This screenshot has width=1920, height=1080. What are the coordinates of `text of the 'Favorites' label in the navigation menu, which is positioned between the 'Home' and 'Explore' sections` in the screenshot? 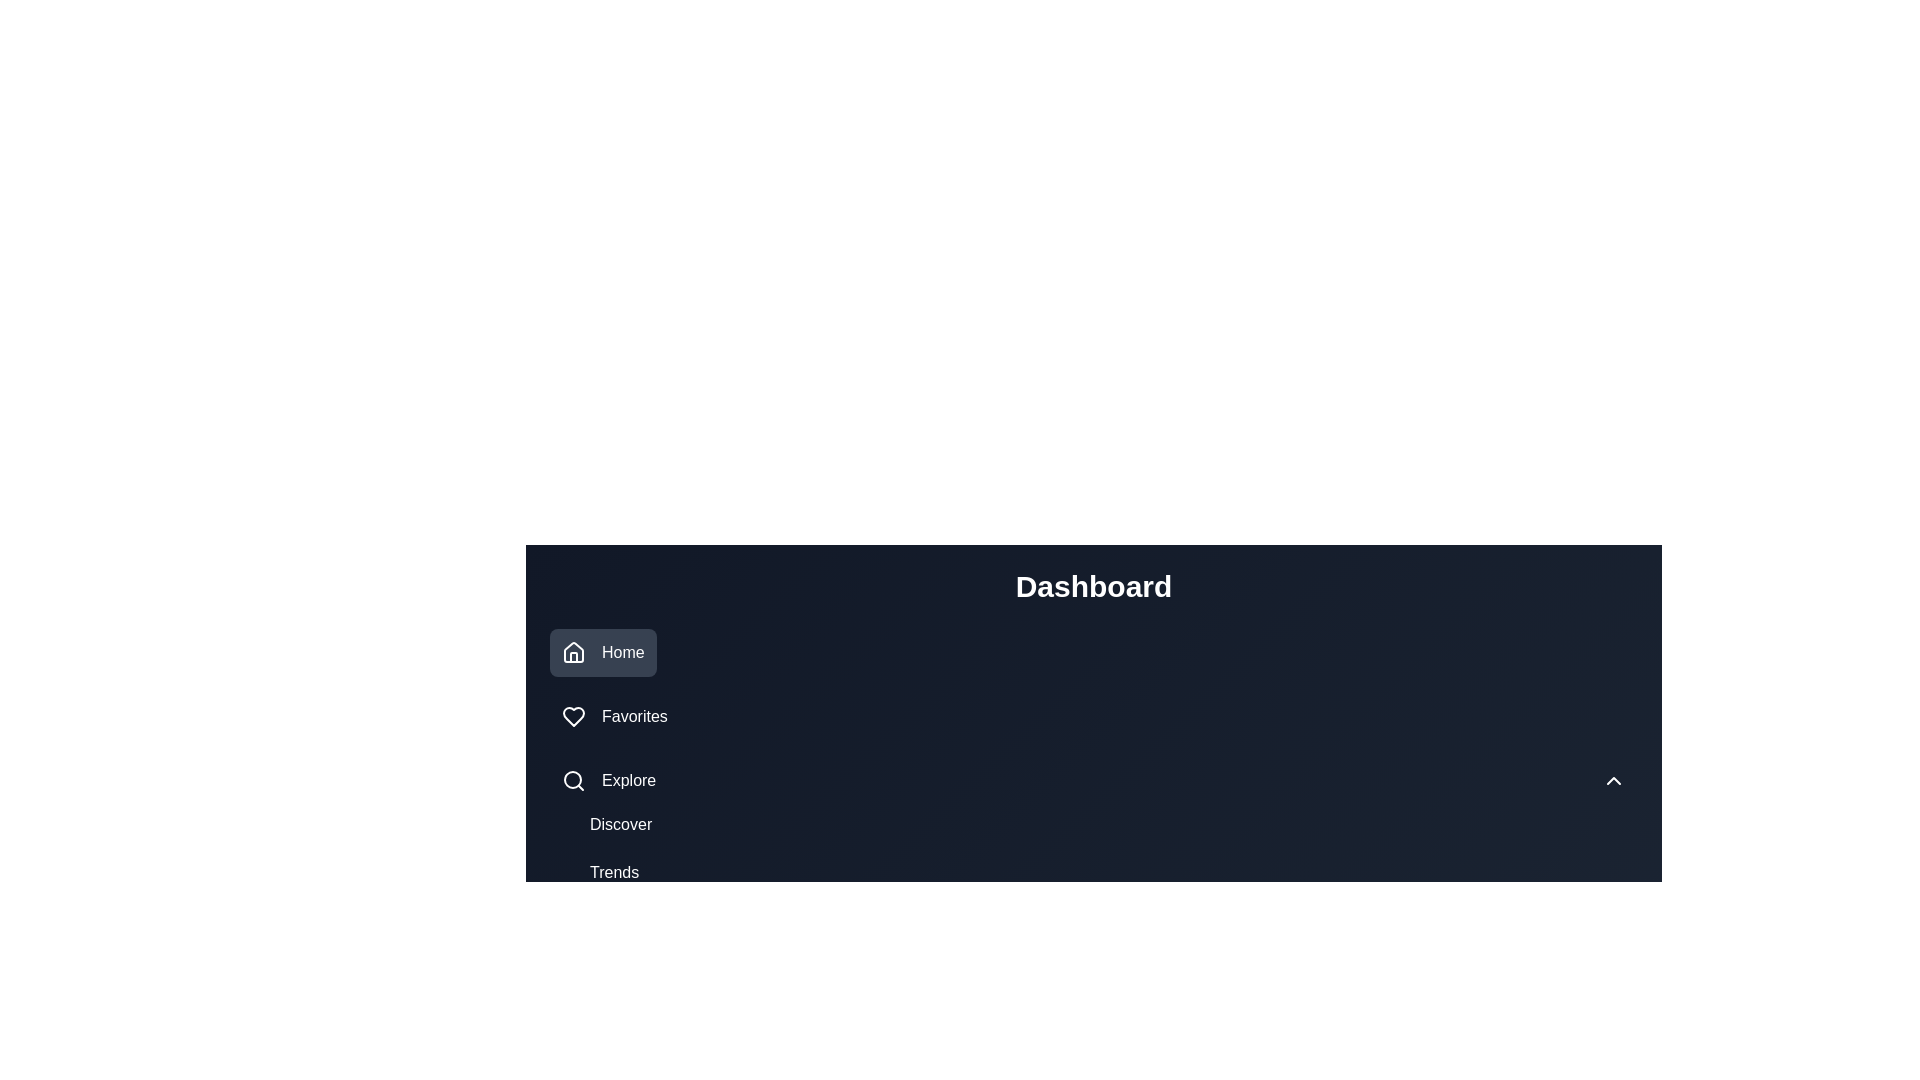 It's located at (633, 716).